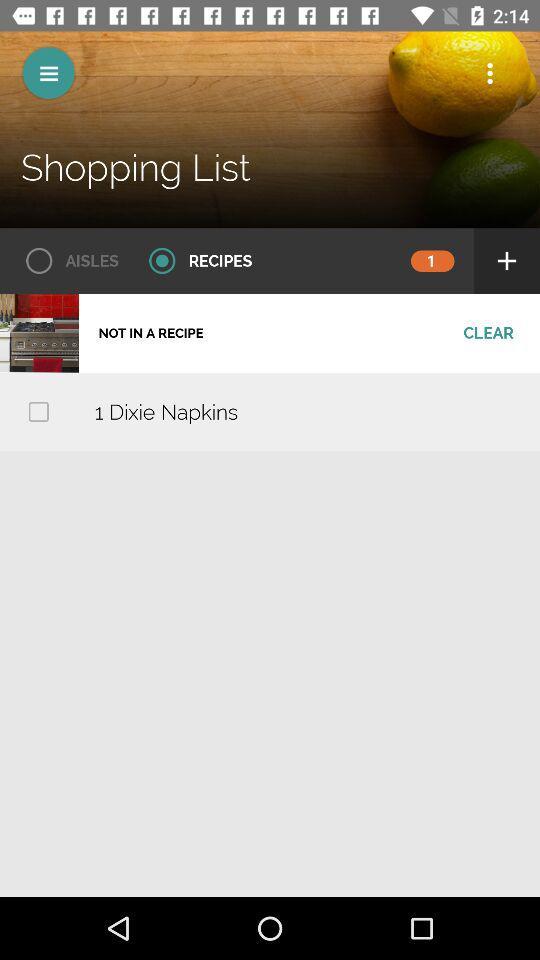  I want to click on bookmarks and history, so click(489, 73).